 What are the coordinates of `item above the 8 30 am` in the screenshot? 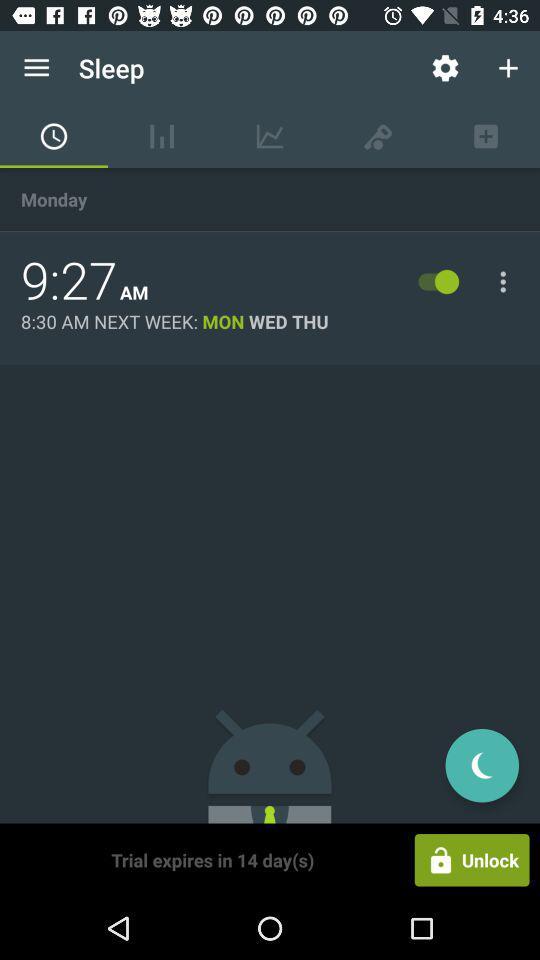 It's located at (68, 280).